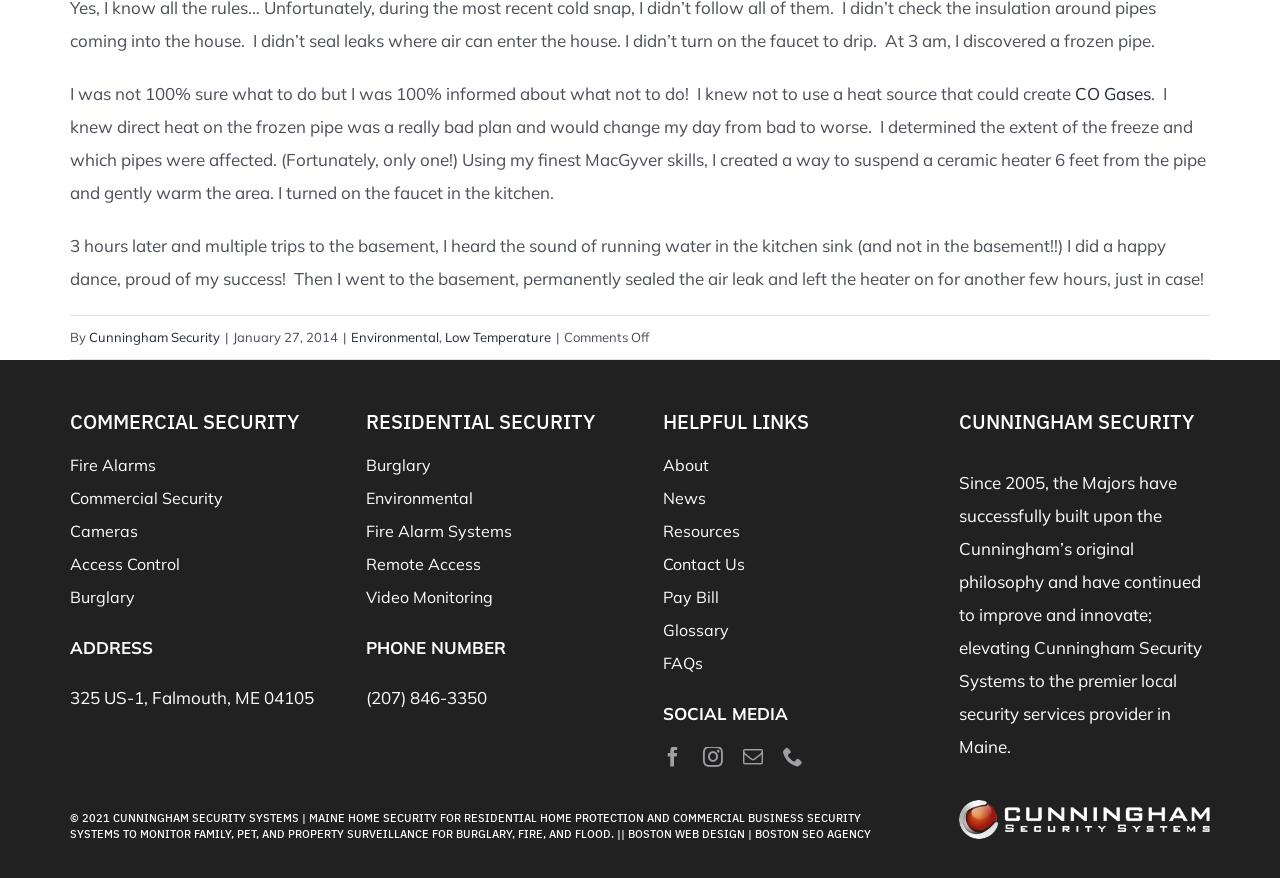  What do you see at coordinates (1010, 91) in the screenshot?
I see `'hat could create'` at bounding box center [1010, 91].